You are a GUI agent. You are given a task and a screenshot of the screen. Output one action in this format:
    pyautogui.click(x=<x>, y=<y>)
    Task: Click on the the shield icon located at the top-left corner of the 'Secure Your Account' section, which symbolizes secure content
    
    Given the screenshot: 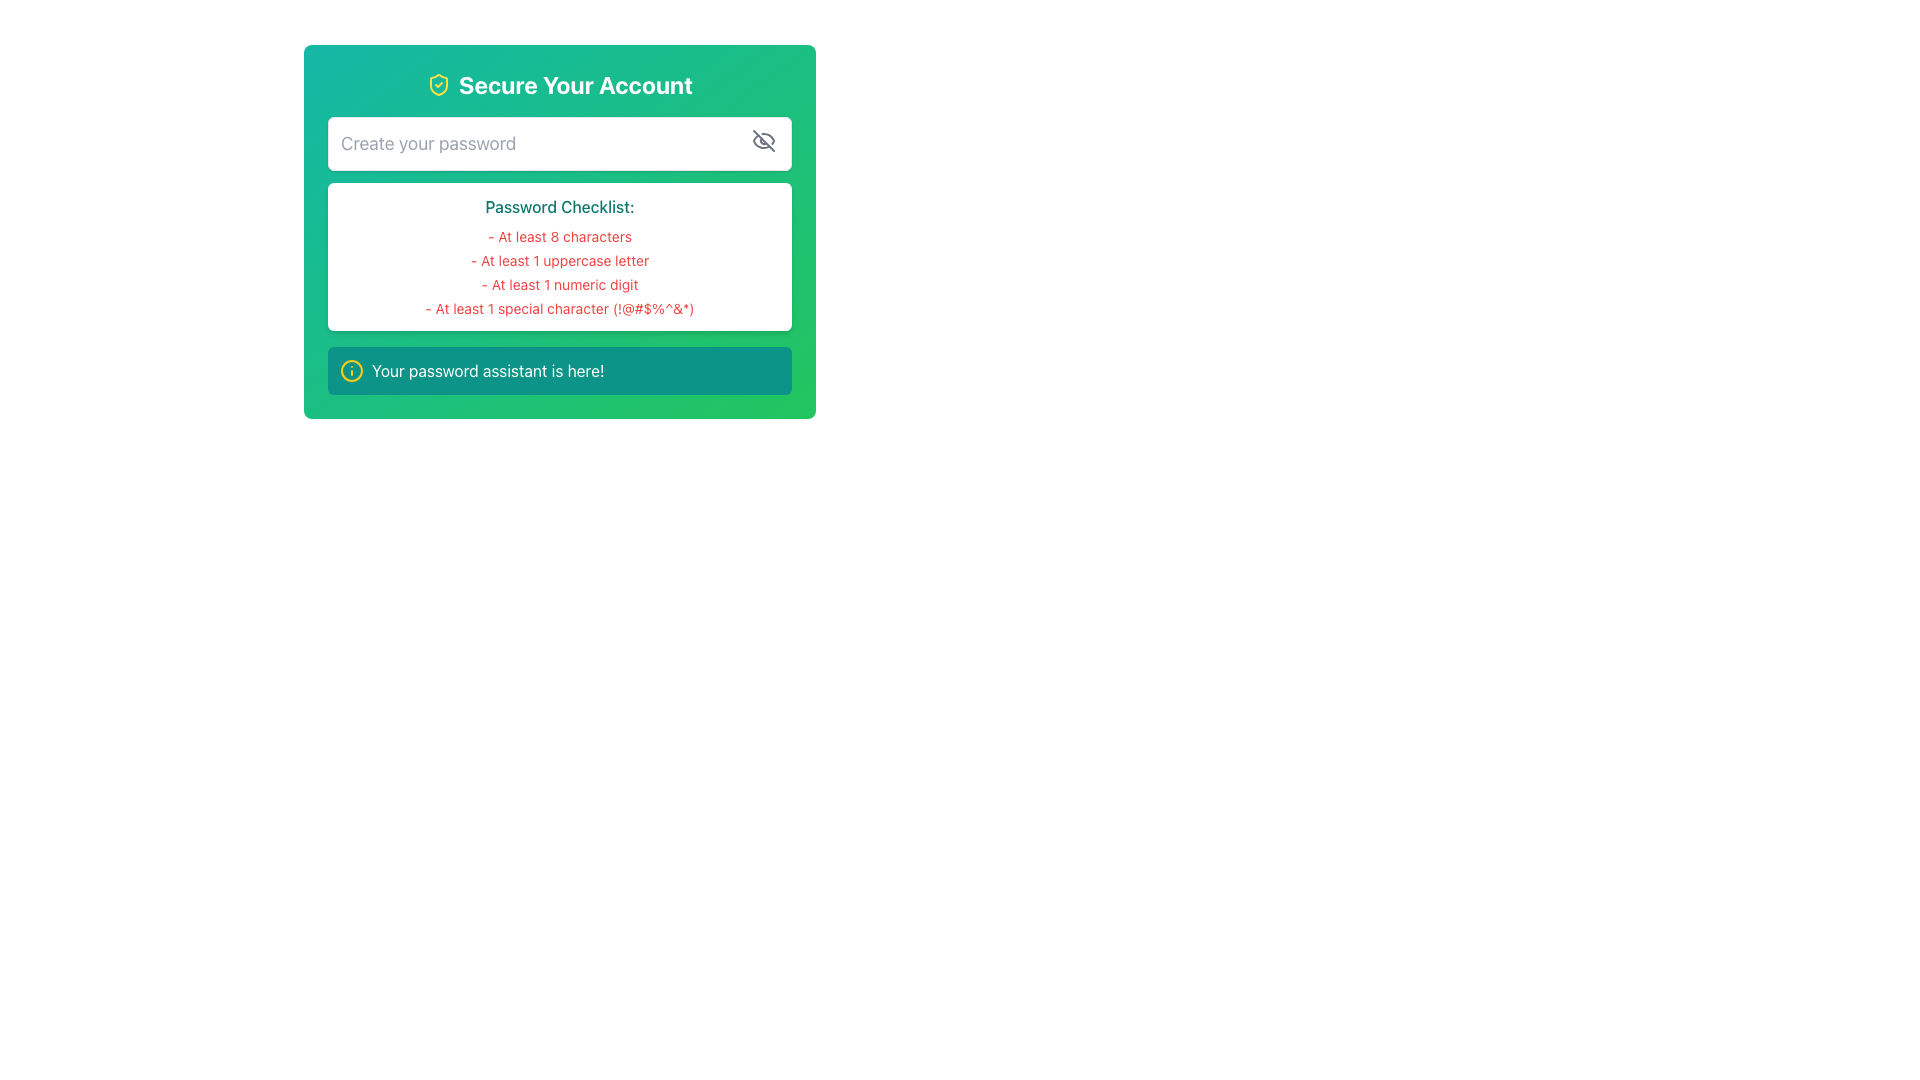 What is the action you would take?
    pyautogui.click(x=437, y=83)
    